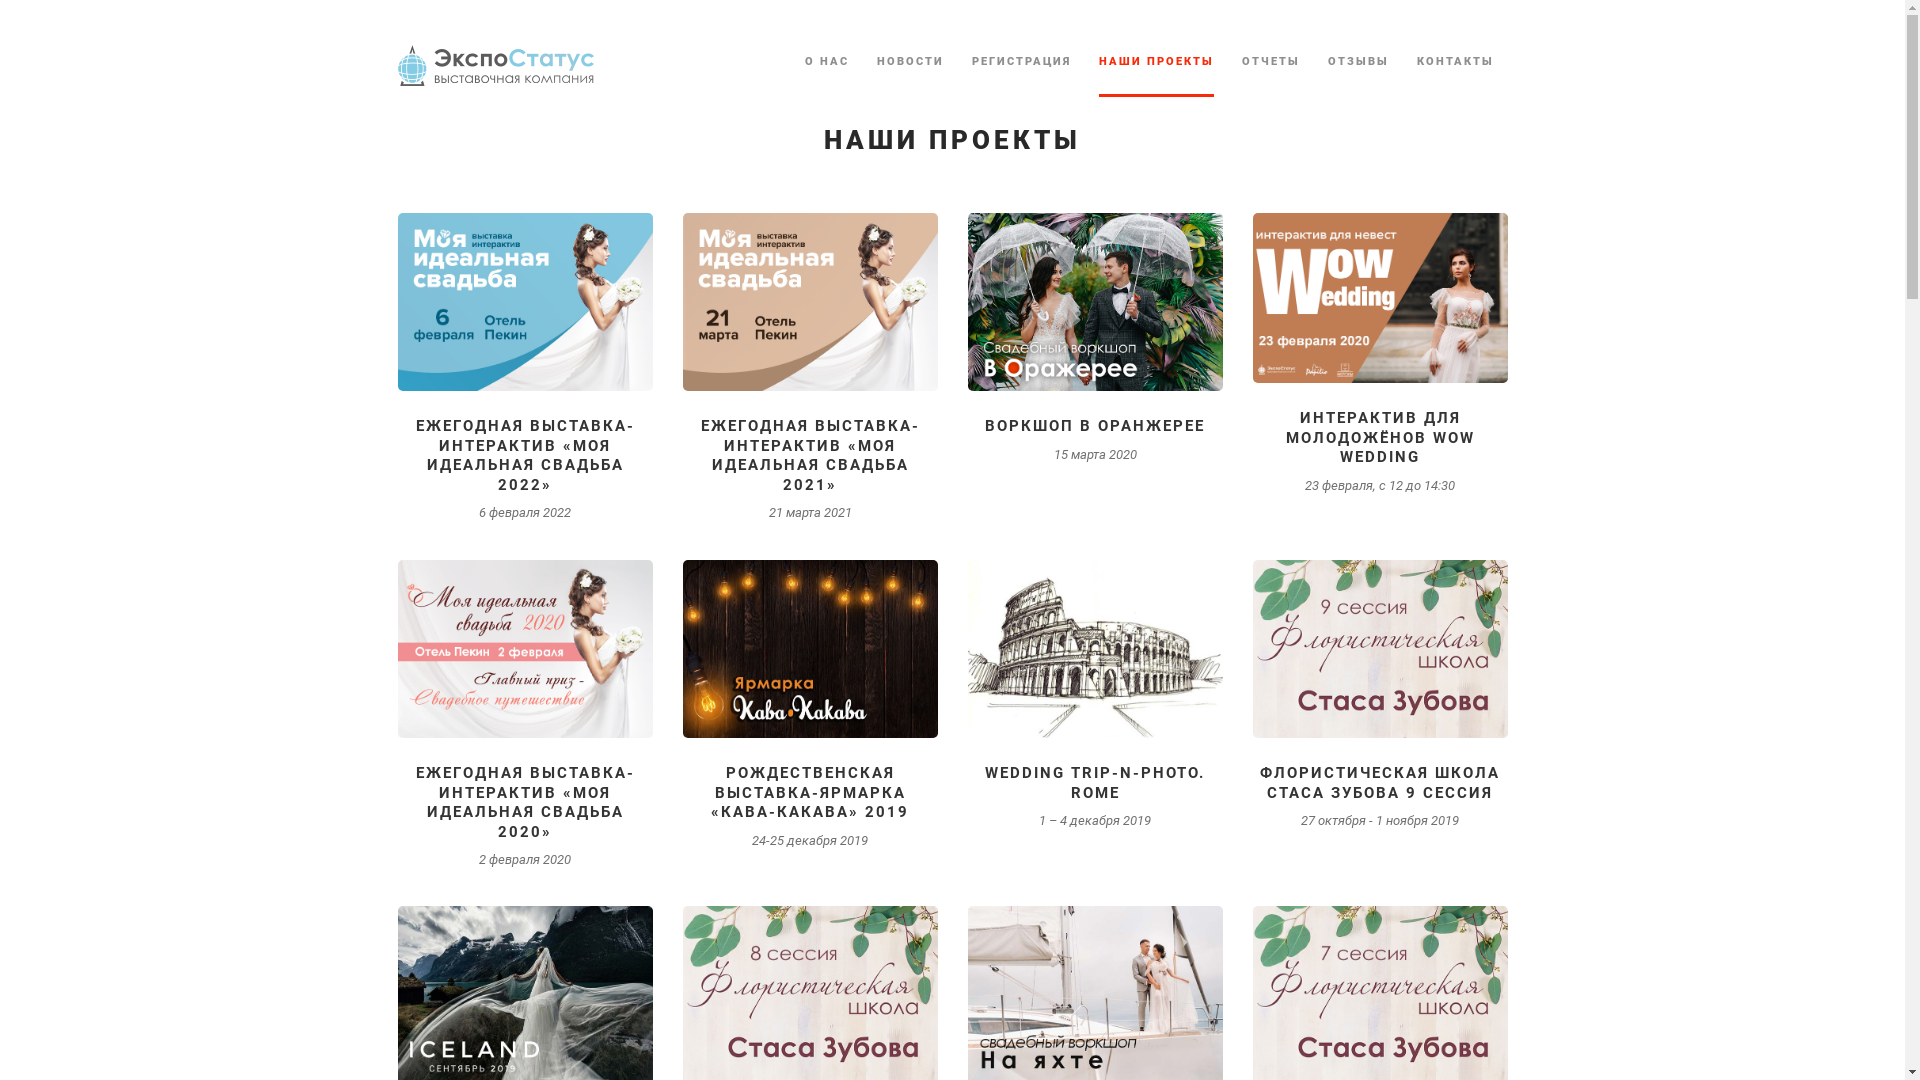  Describe the element at coordinates (984, 782) in the screenshot. I see `'WEDDING TRIP-N-PHOTO. ROME'` at that location.